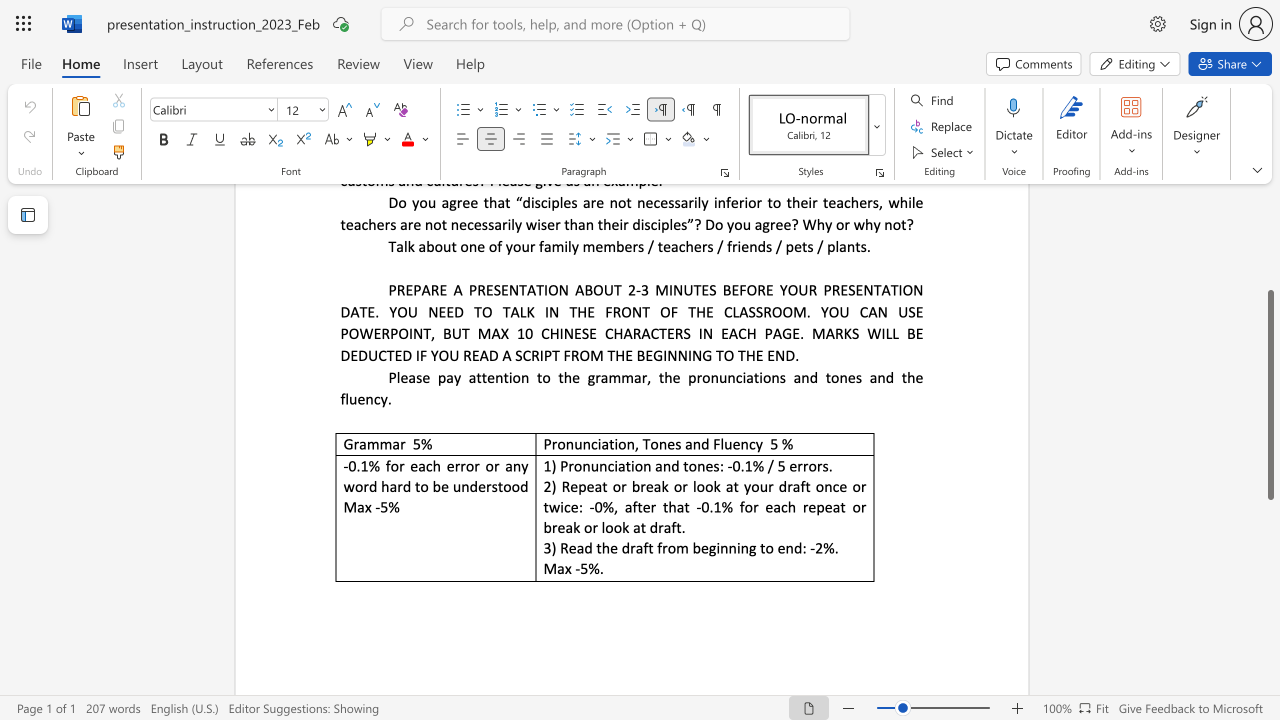 The image size is (1280, 720). I want to click on the scrollbar and move down 20 pixels, so click(1269, 395).